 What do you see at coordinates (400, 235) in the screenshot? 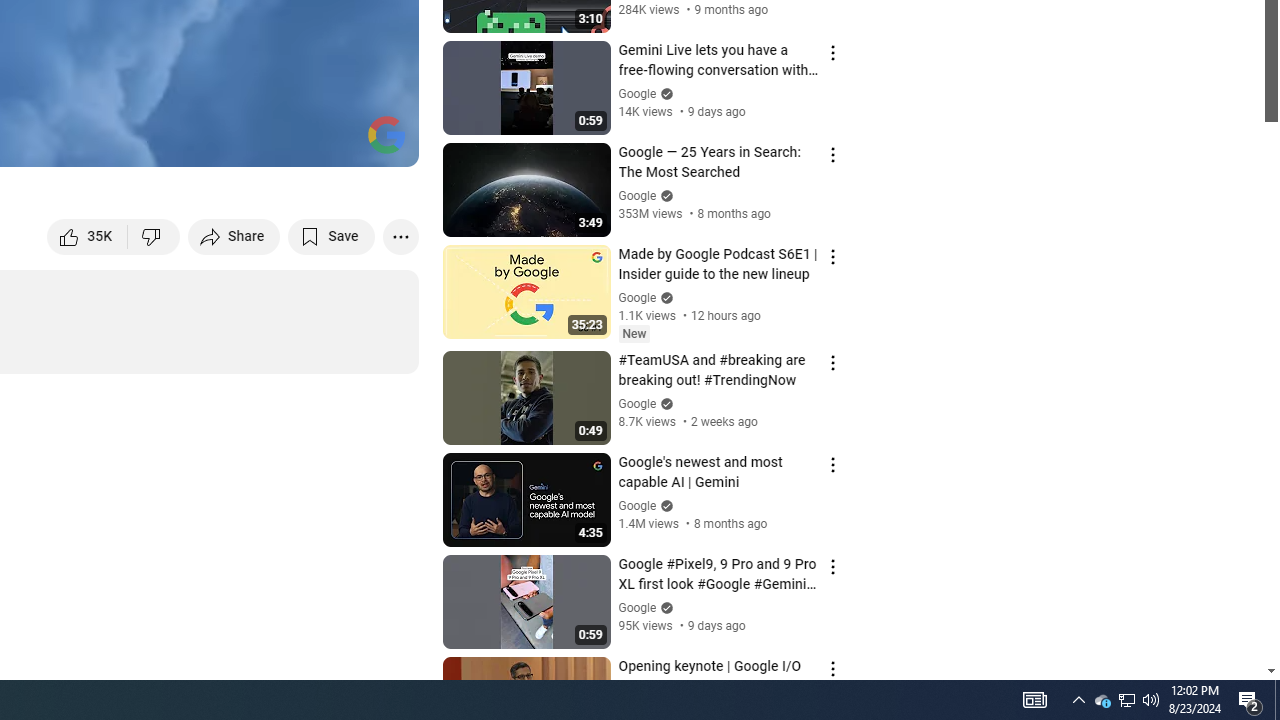
I see `'More actions'` at bounding box center [400, 235].